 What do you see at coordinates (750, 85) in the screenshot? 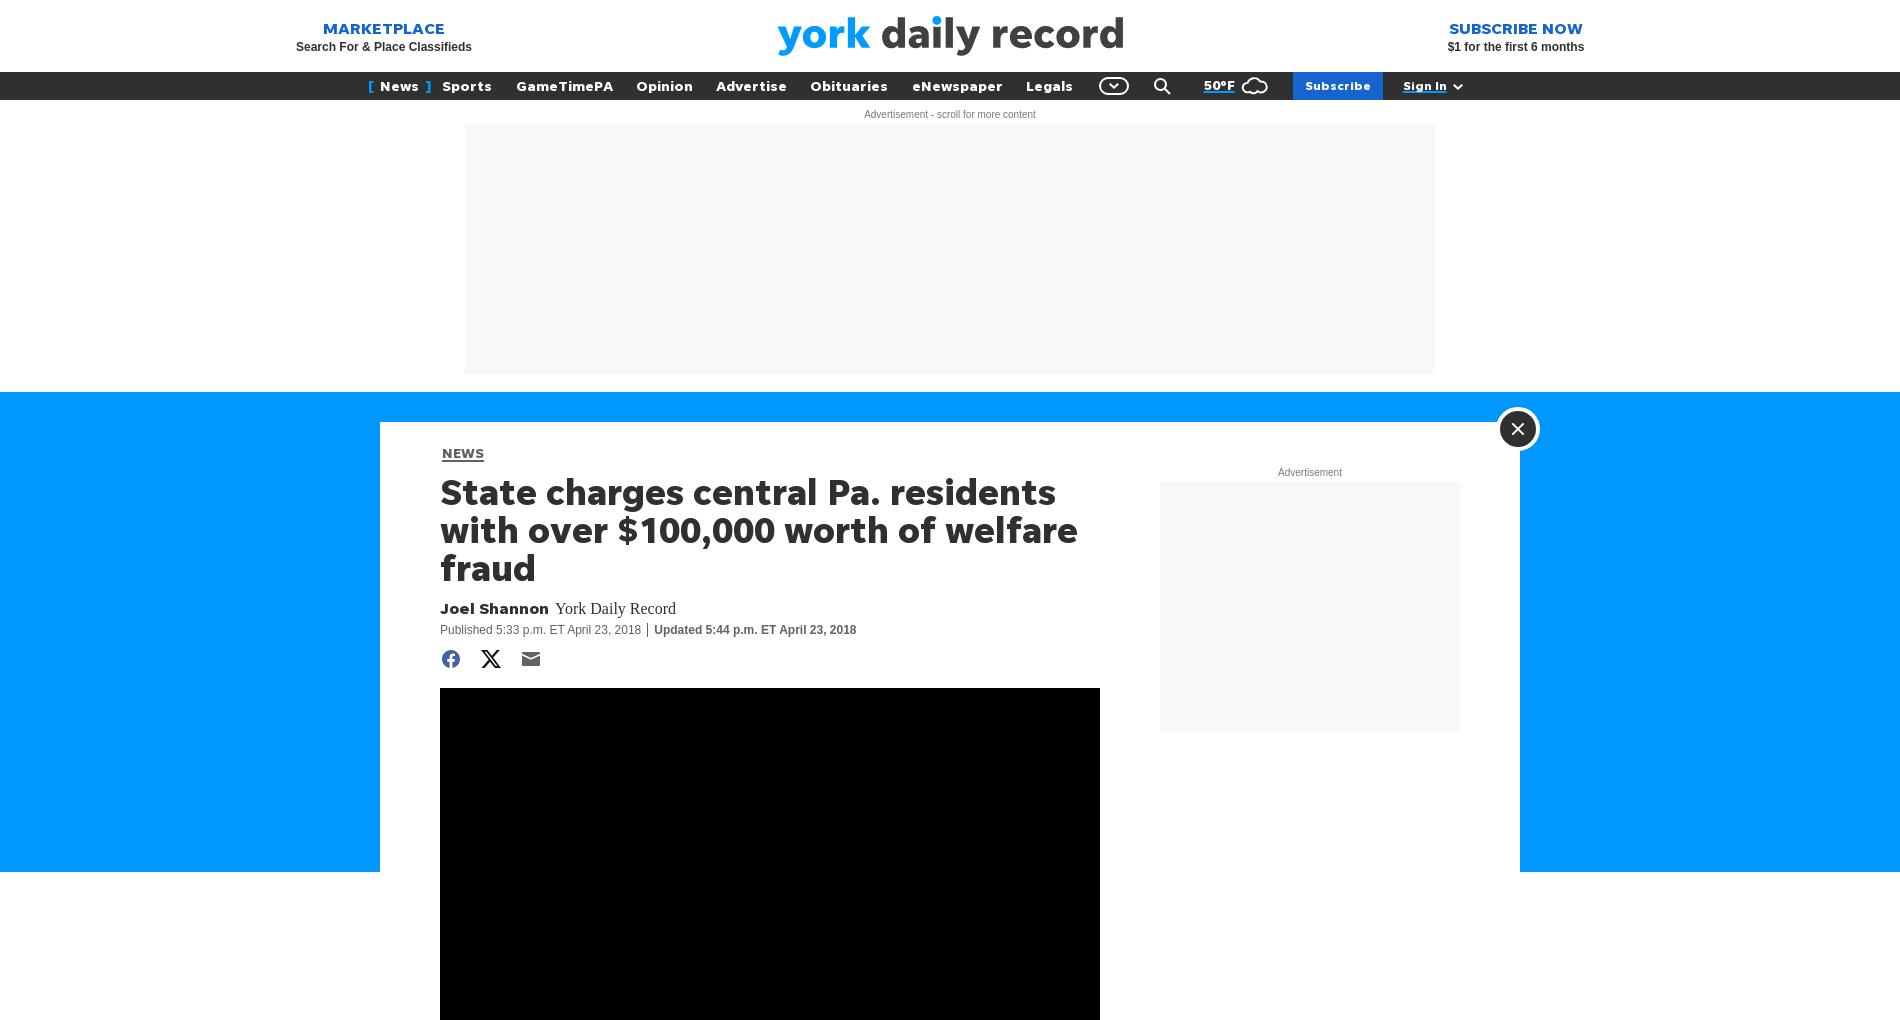
I see `'Advertise'` at bounding box center [750, 85].